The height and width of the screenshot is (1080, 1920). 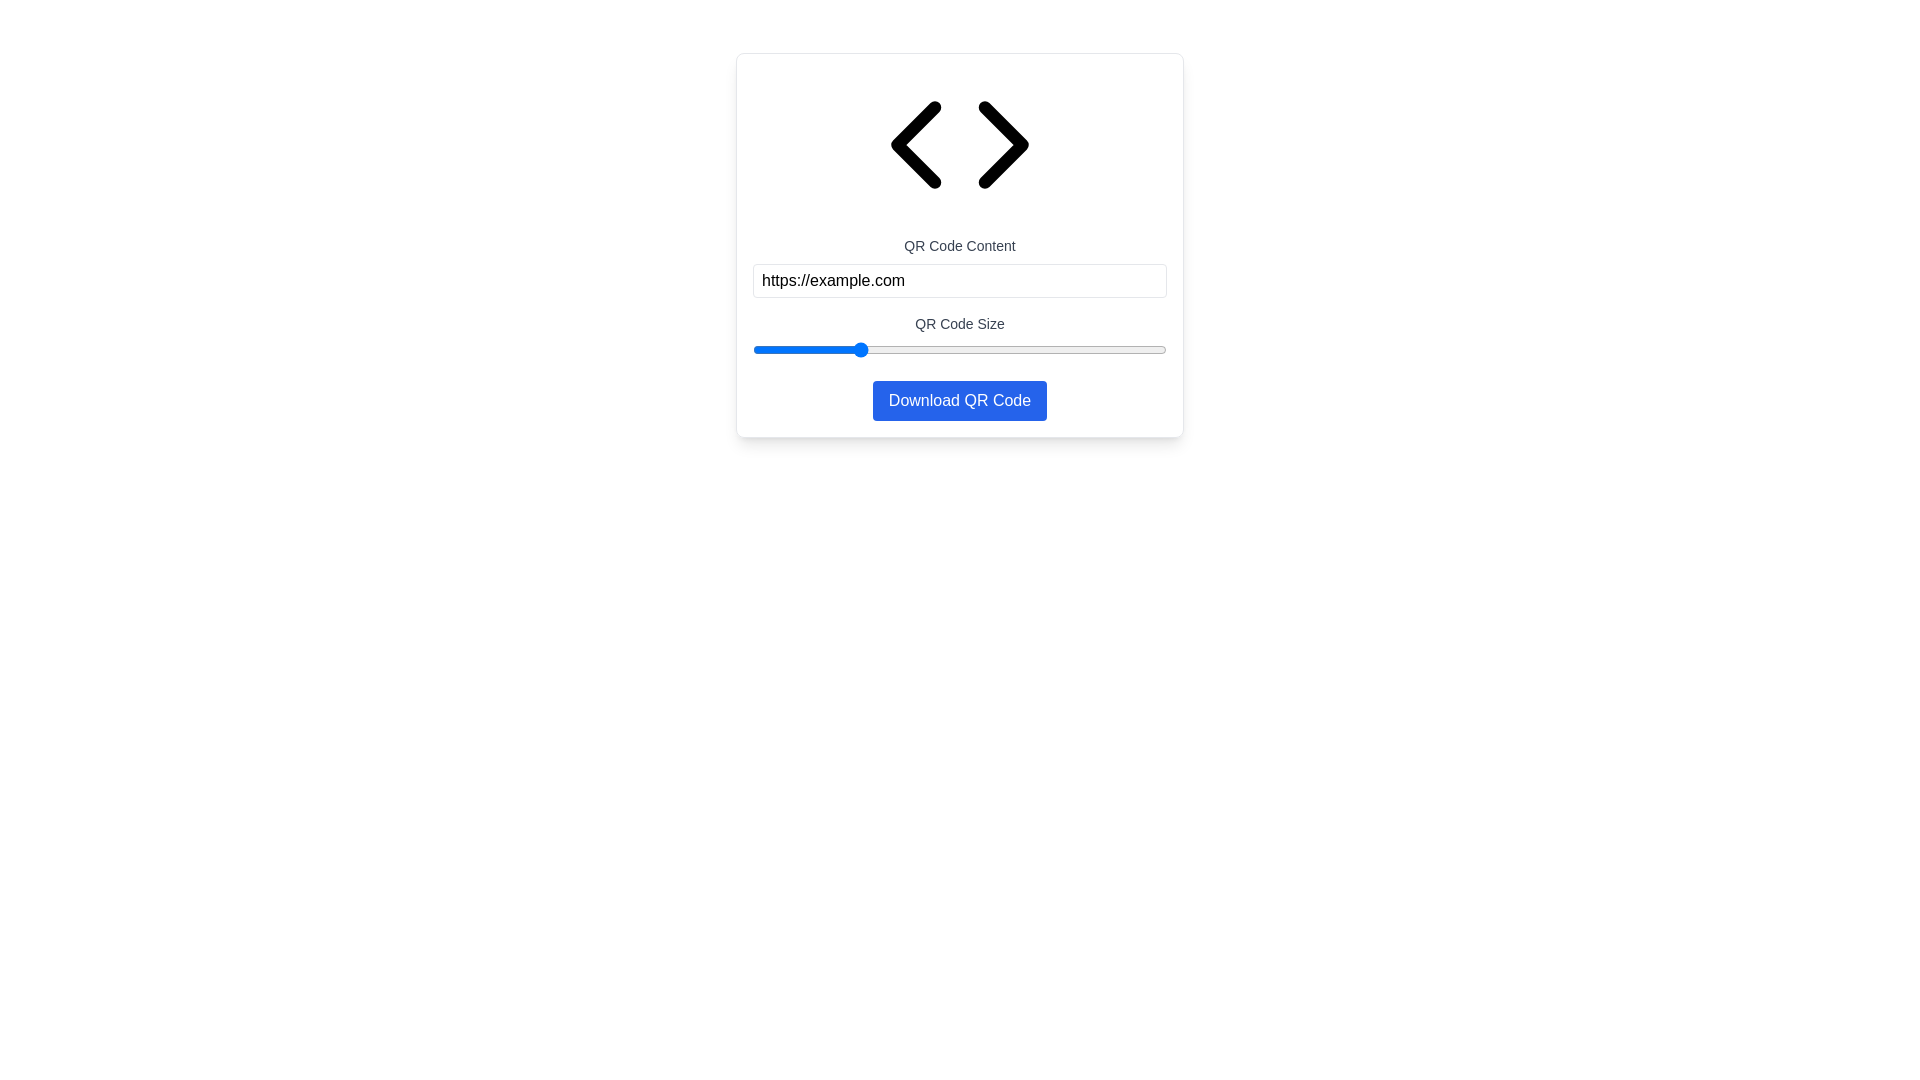 I want to click on the left-pointing caret arrow icon, which is part of a navigation pair located above the 'QR Code Content' text input field, so click(x=915, y=144).